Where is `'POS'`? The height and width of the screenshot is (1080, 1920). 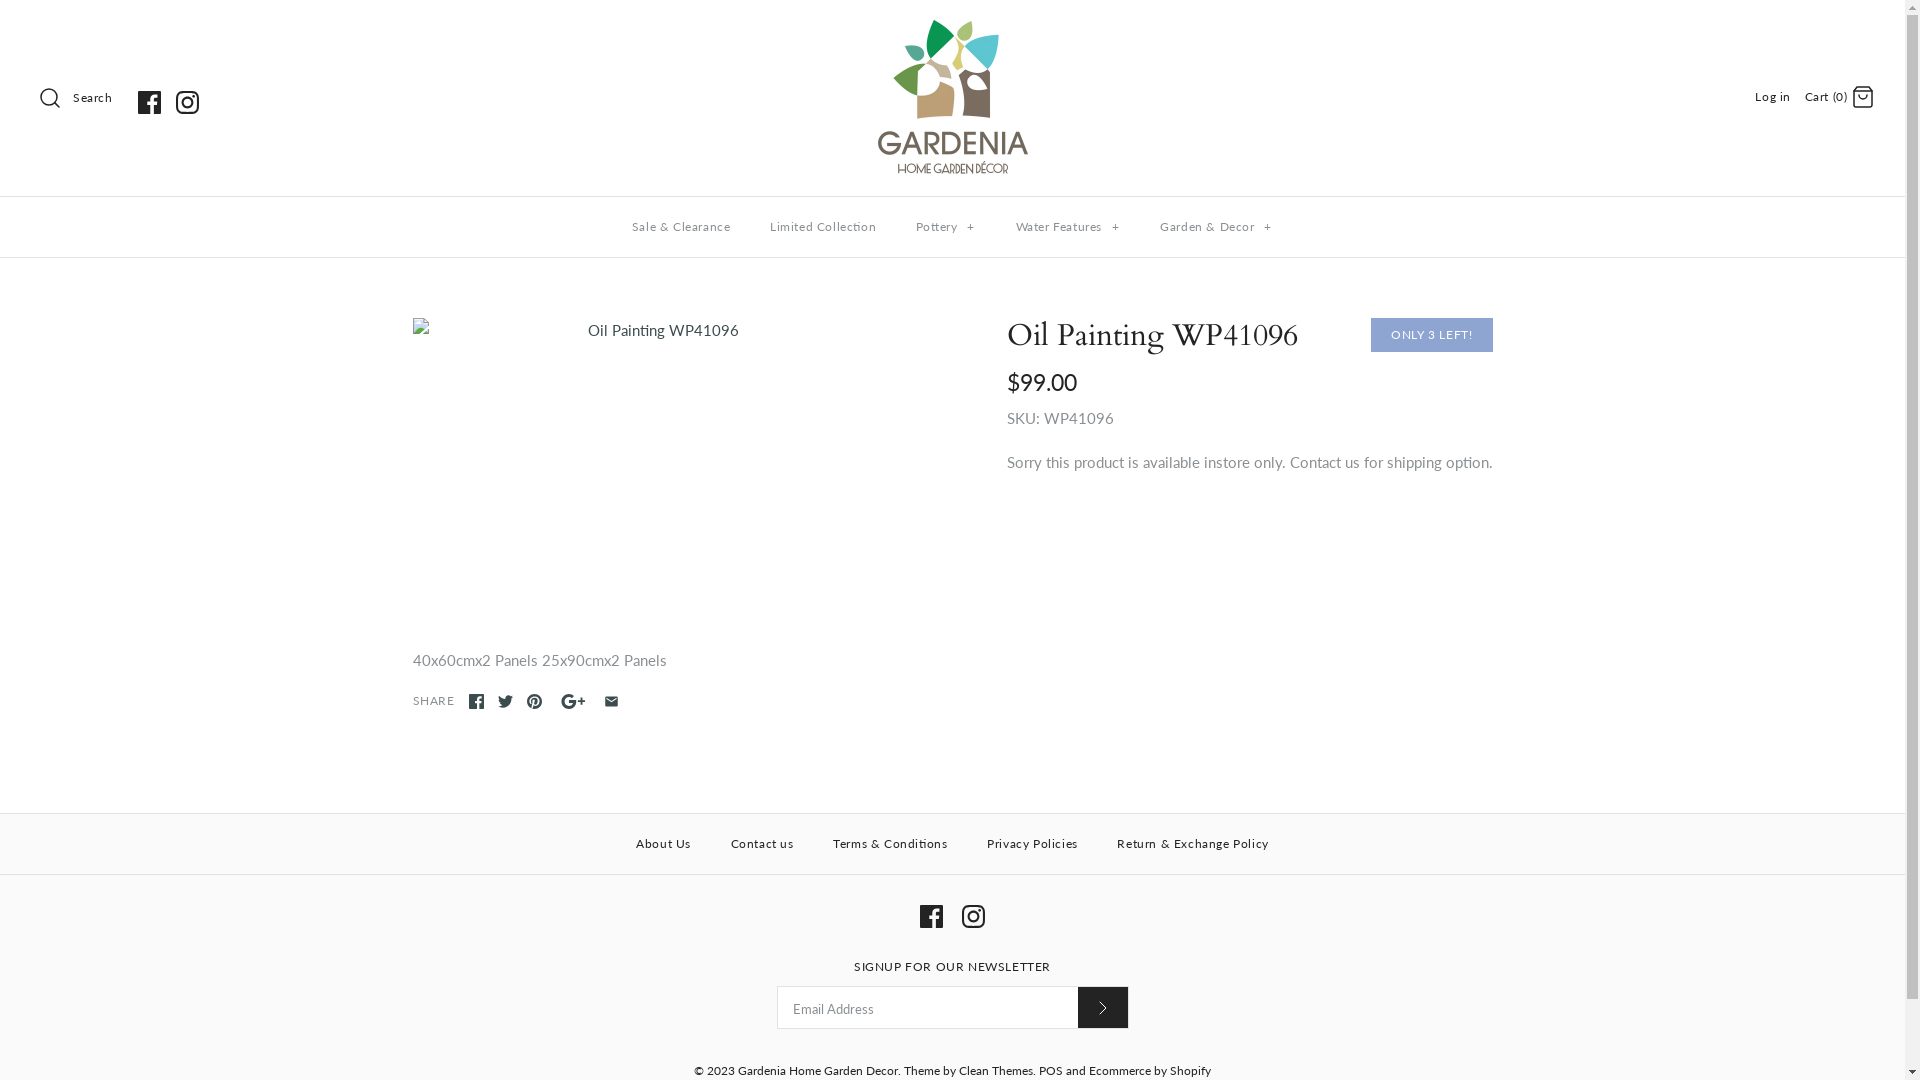
'POS' is located at coordinates (1050, 1069).